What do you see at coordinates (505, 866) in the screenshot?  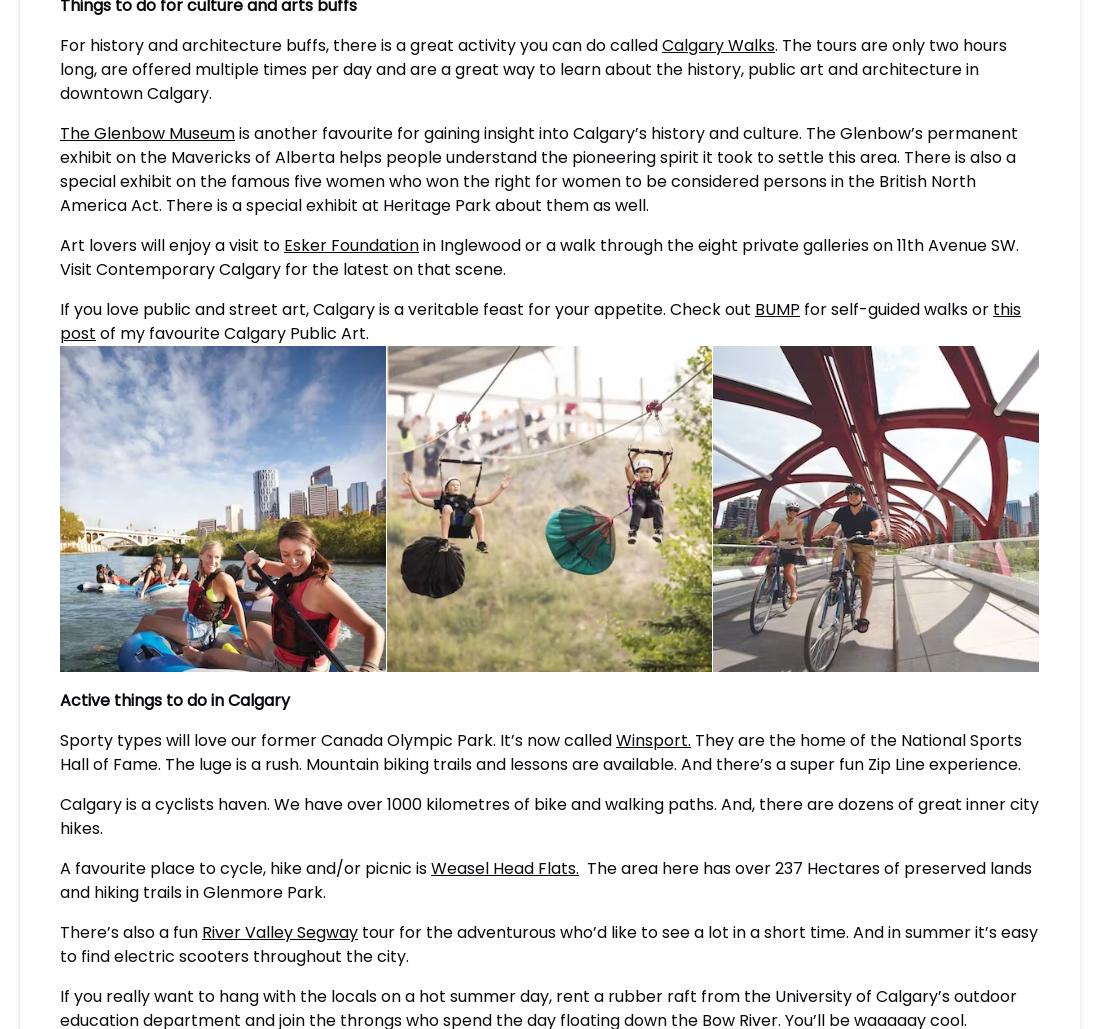 I see `'Weasel Head Flats.'` at bounding box center [505, 866].